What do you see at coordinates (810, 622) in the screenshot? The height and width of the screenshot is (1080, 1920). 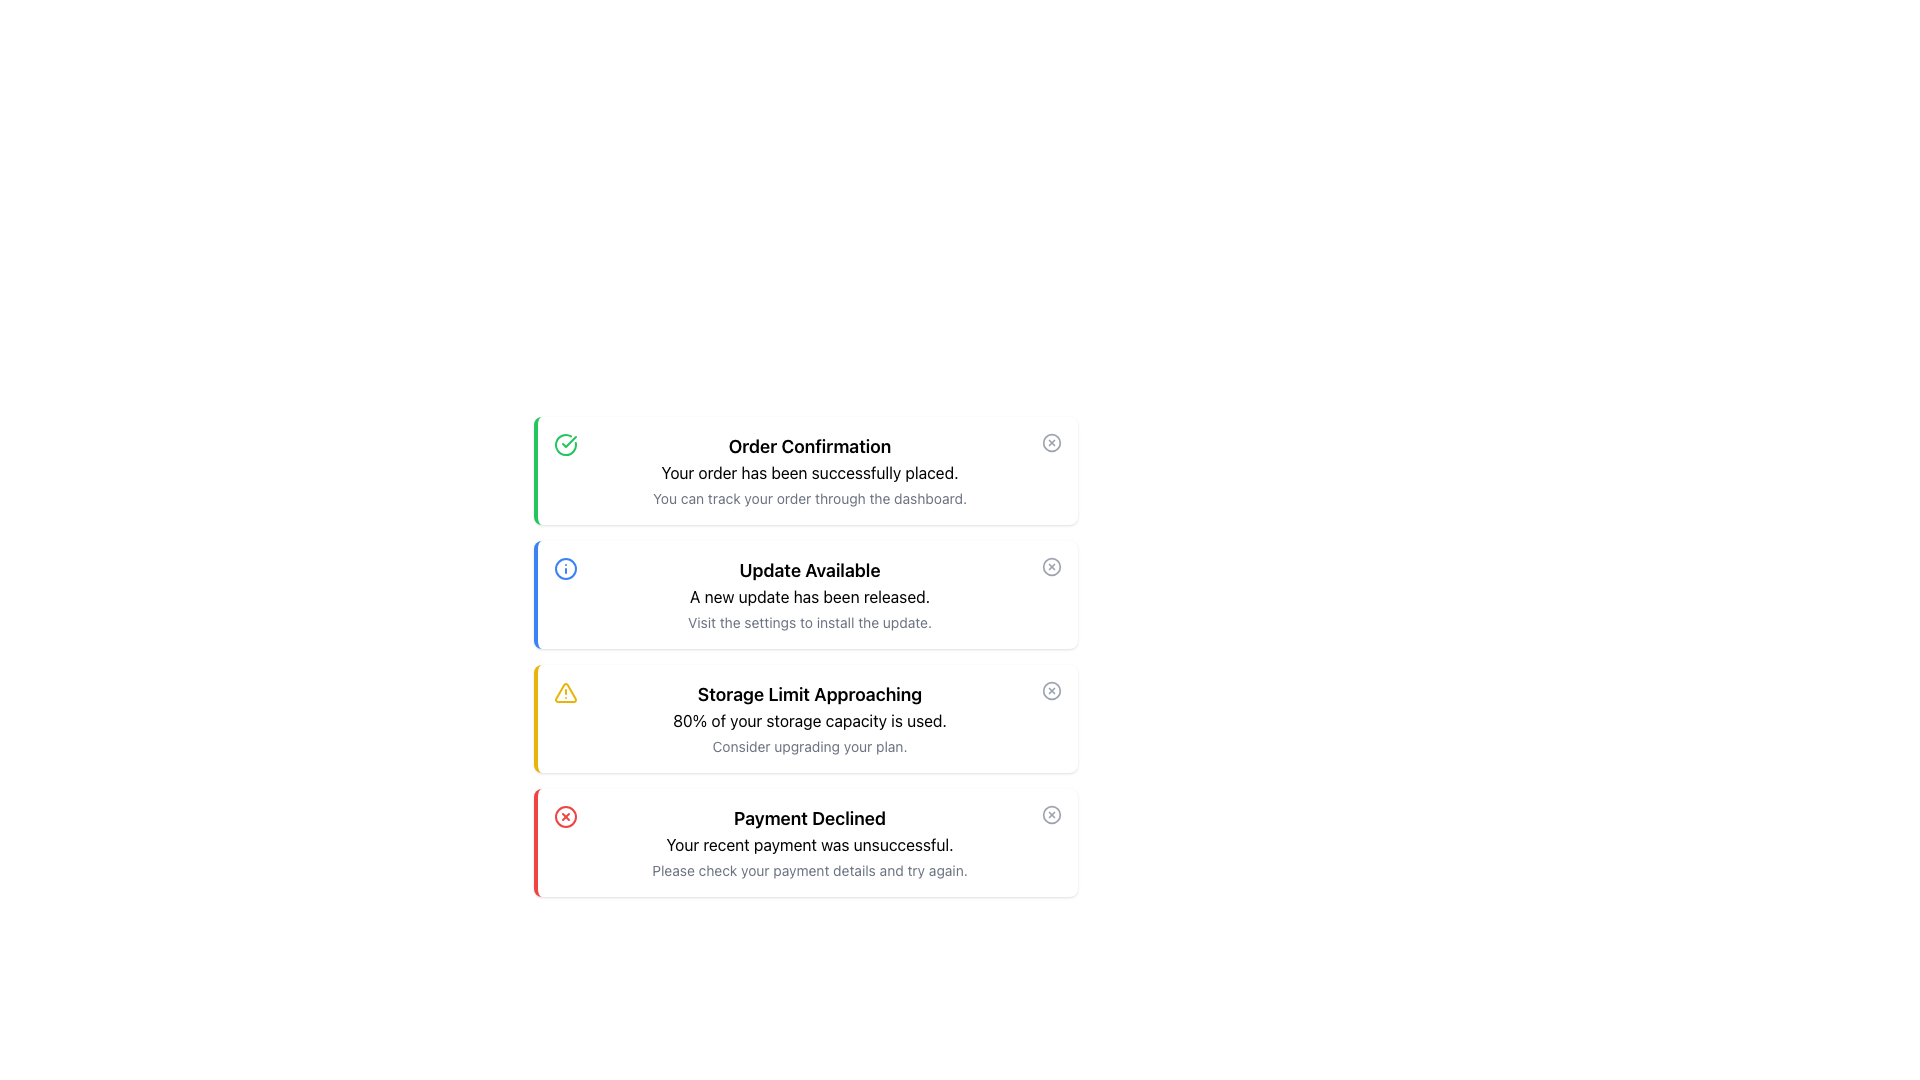 I see `the instructional text saying 'Visit the settings to install the update.' located in the third line of the notification card labeled 'Update Available.'` at bounding box center [810, 622].